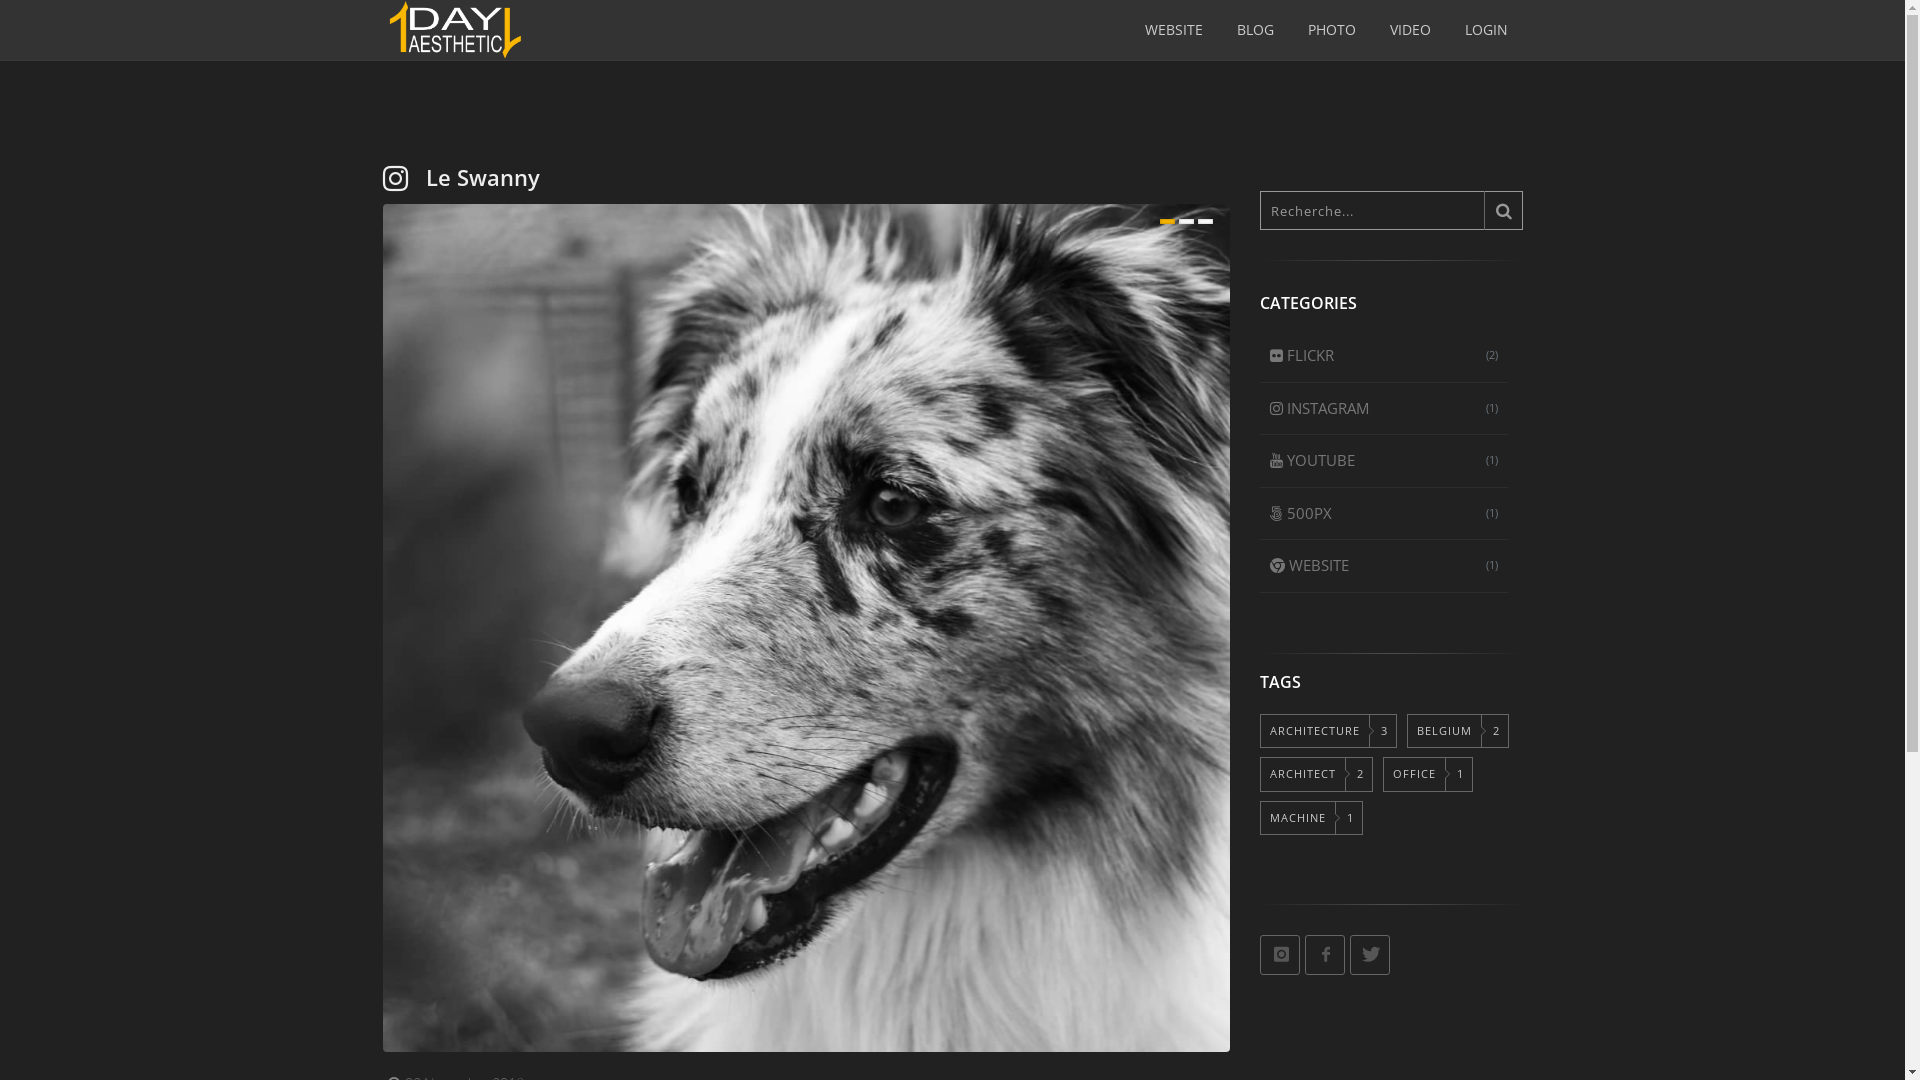 This screenshot has width=1920, height=1080. I want to click on 'VIDEO', so click(1408, 30).